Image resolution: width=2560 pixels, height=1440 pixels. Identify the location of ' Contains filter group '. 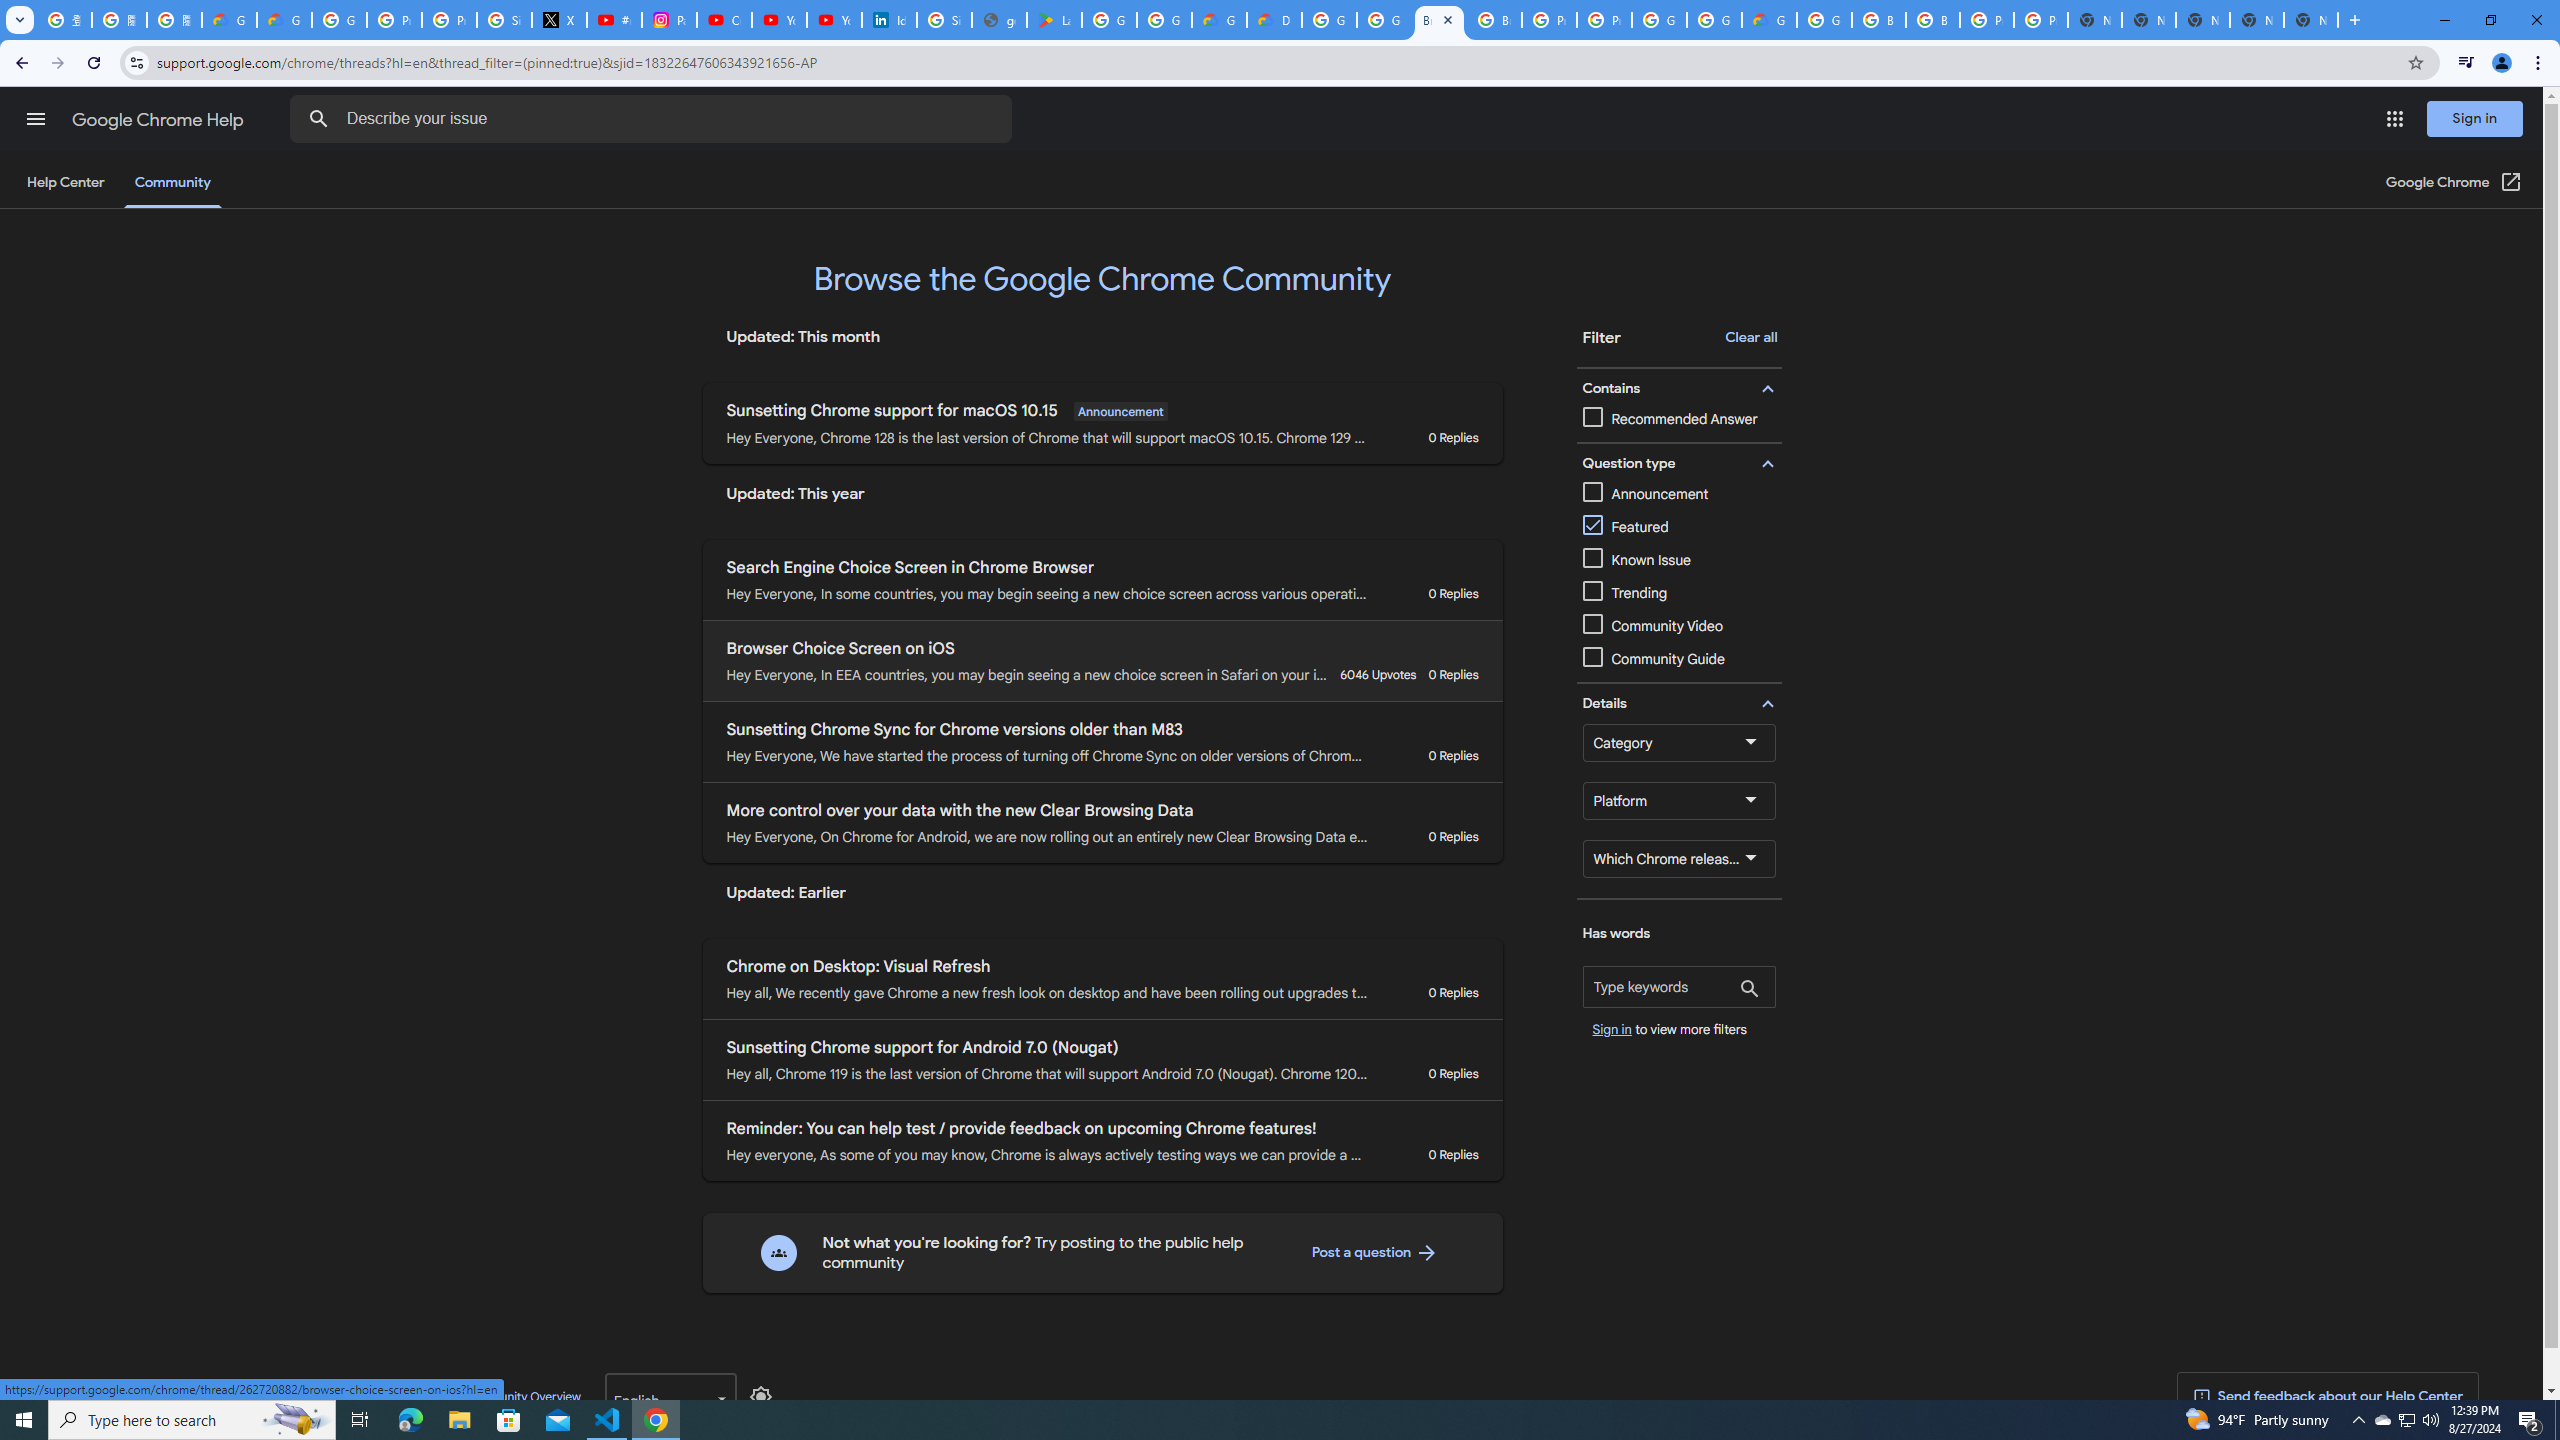
(1675, 387).